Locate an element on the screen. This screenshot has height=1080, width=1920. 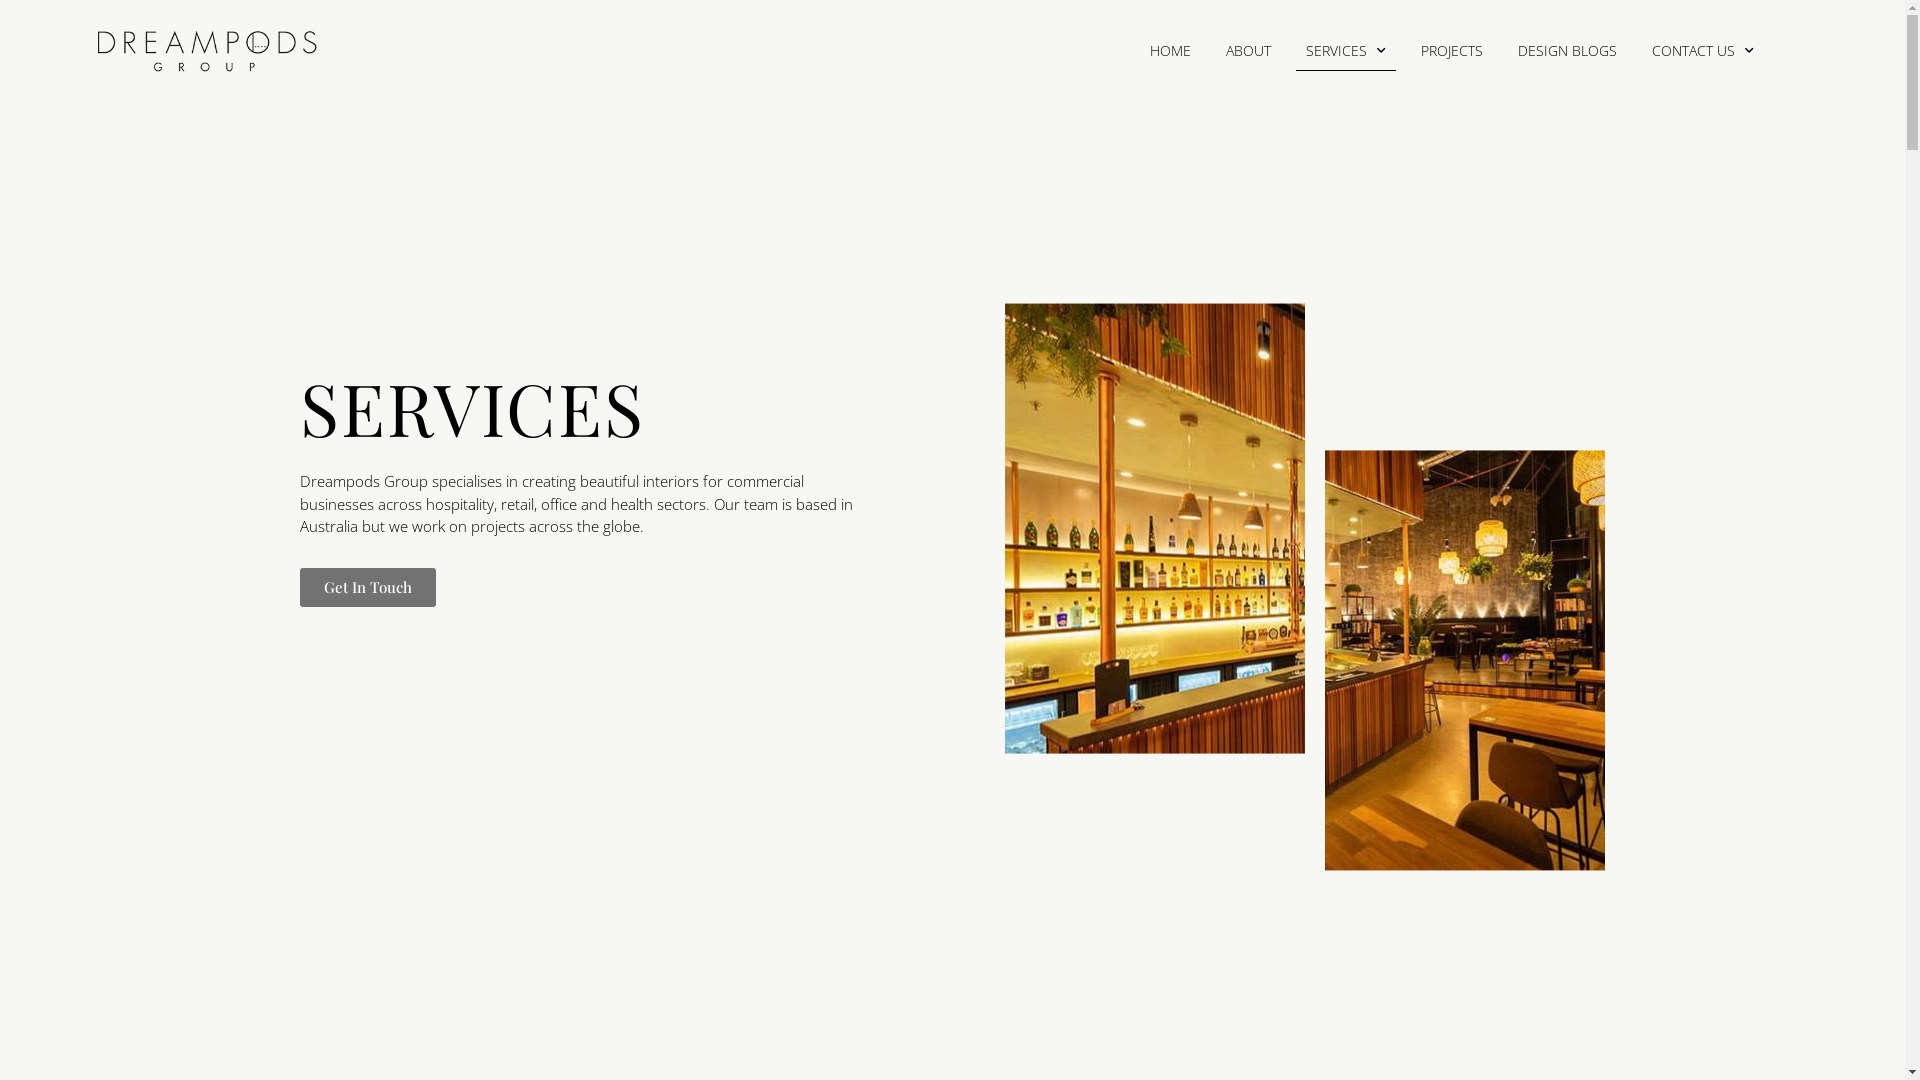
'PROJECTS' is located at coordinates (1451, 49).